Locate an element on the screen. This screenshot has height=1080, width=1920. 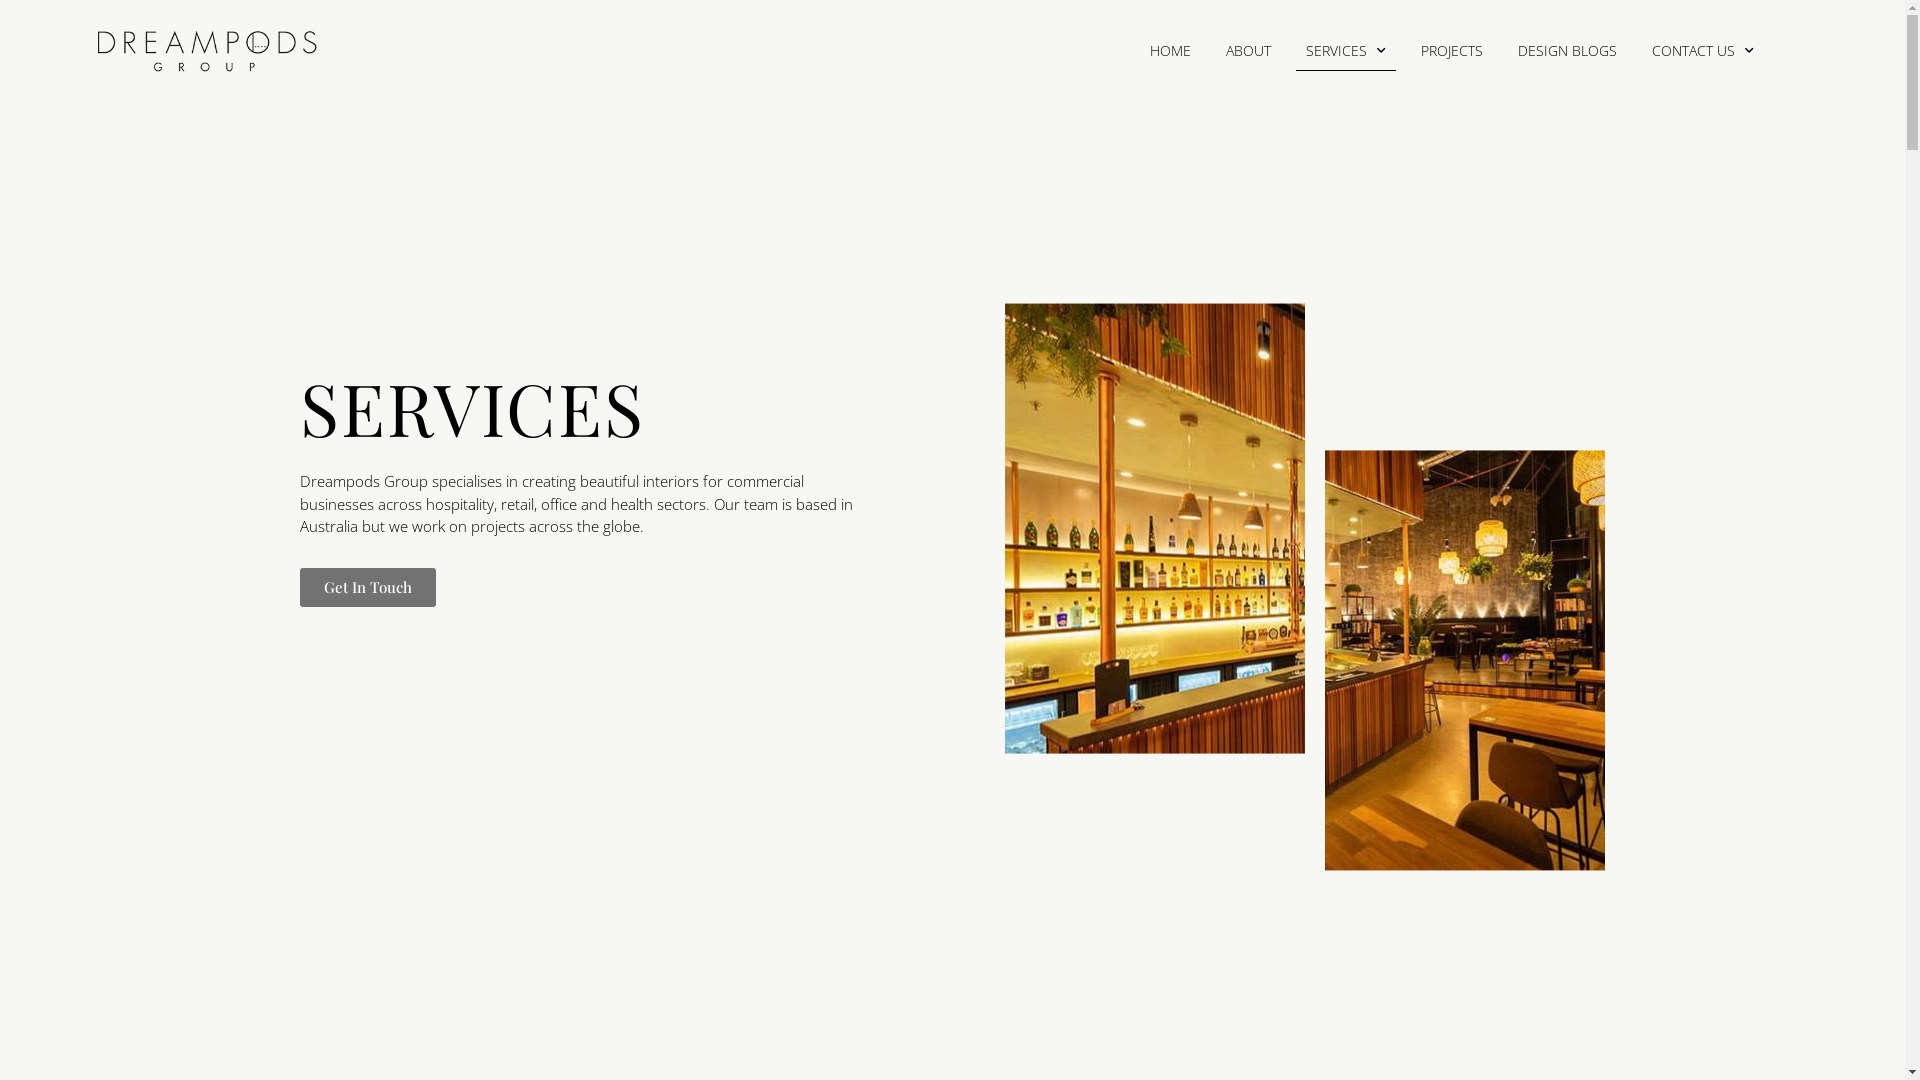
'PROJECTS' is located at coordinates (1451, 49).